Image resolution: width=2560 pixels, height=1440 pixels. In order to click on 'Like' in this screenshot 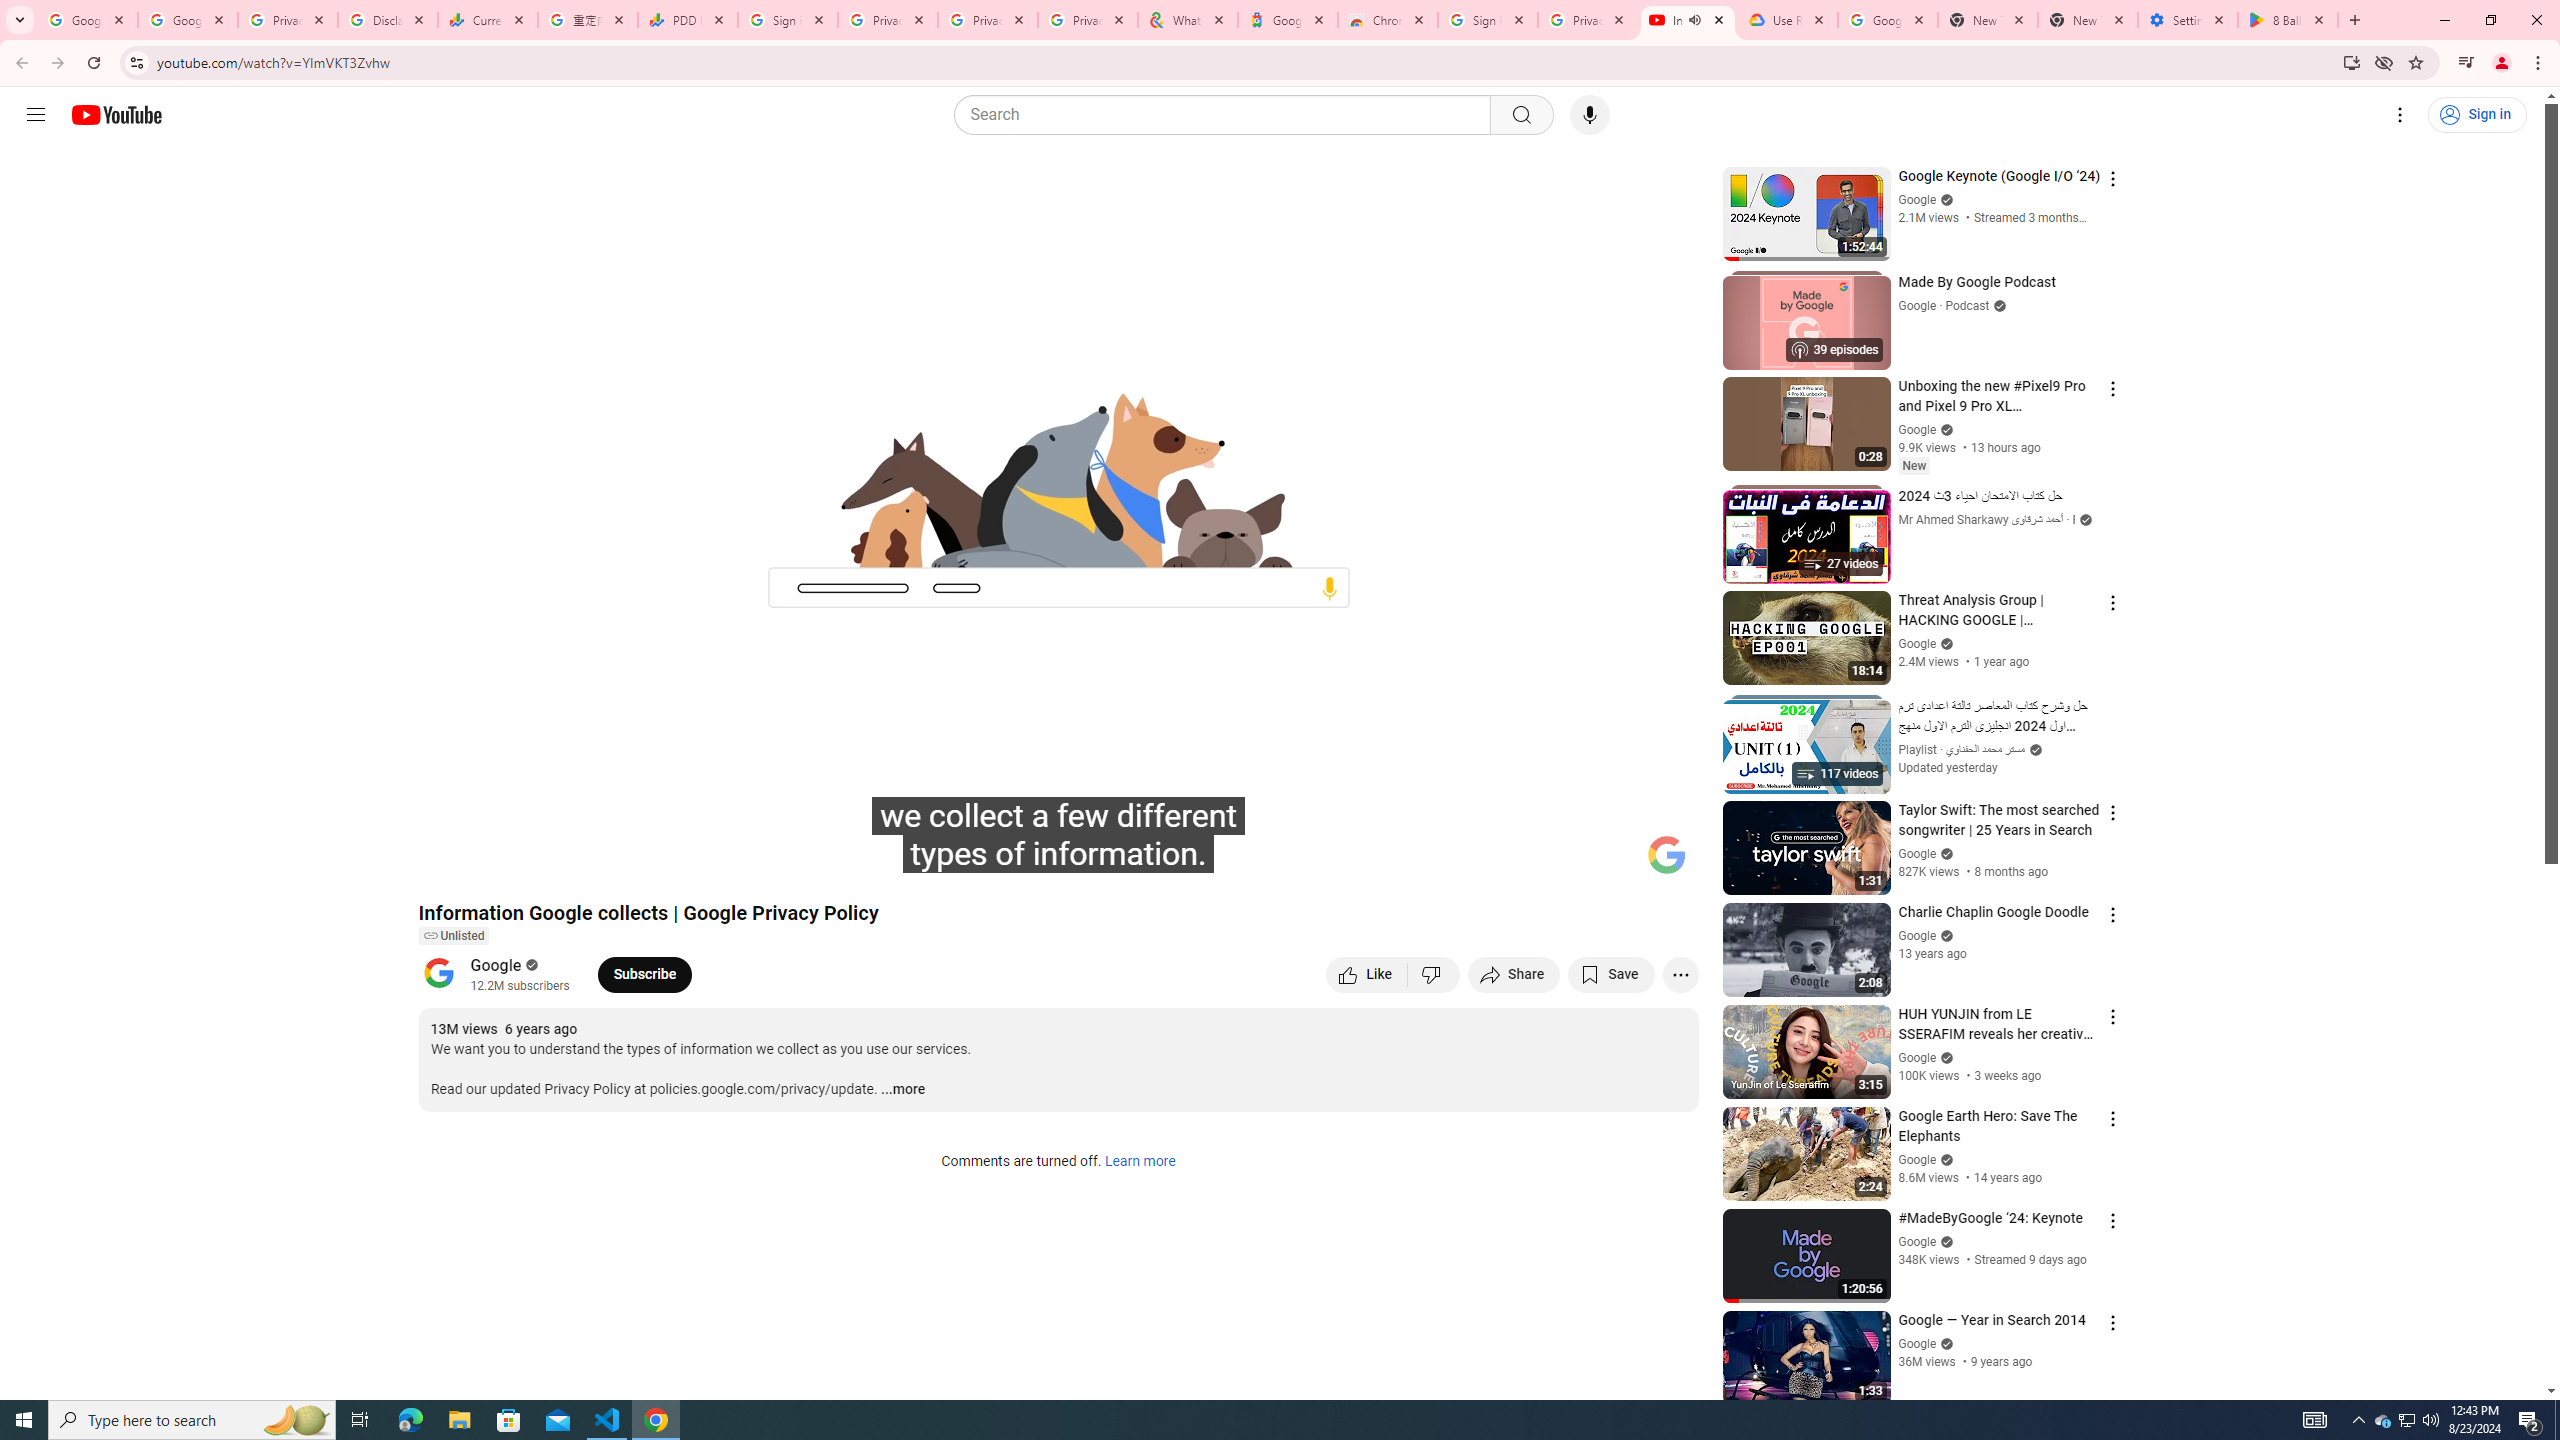, I will do `click(1366, 973)`.